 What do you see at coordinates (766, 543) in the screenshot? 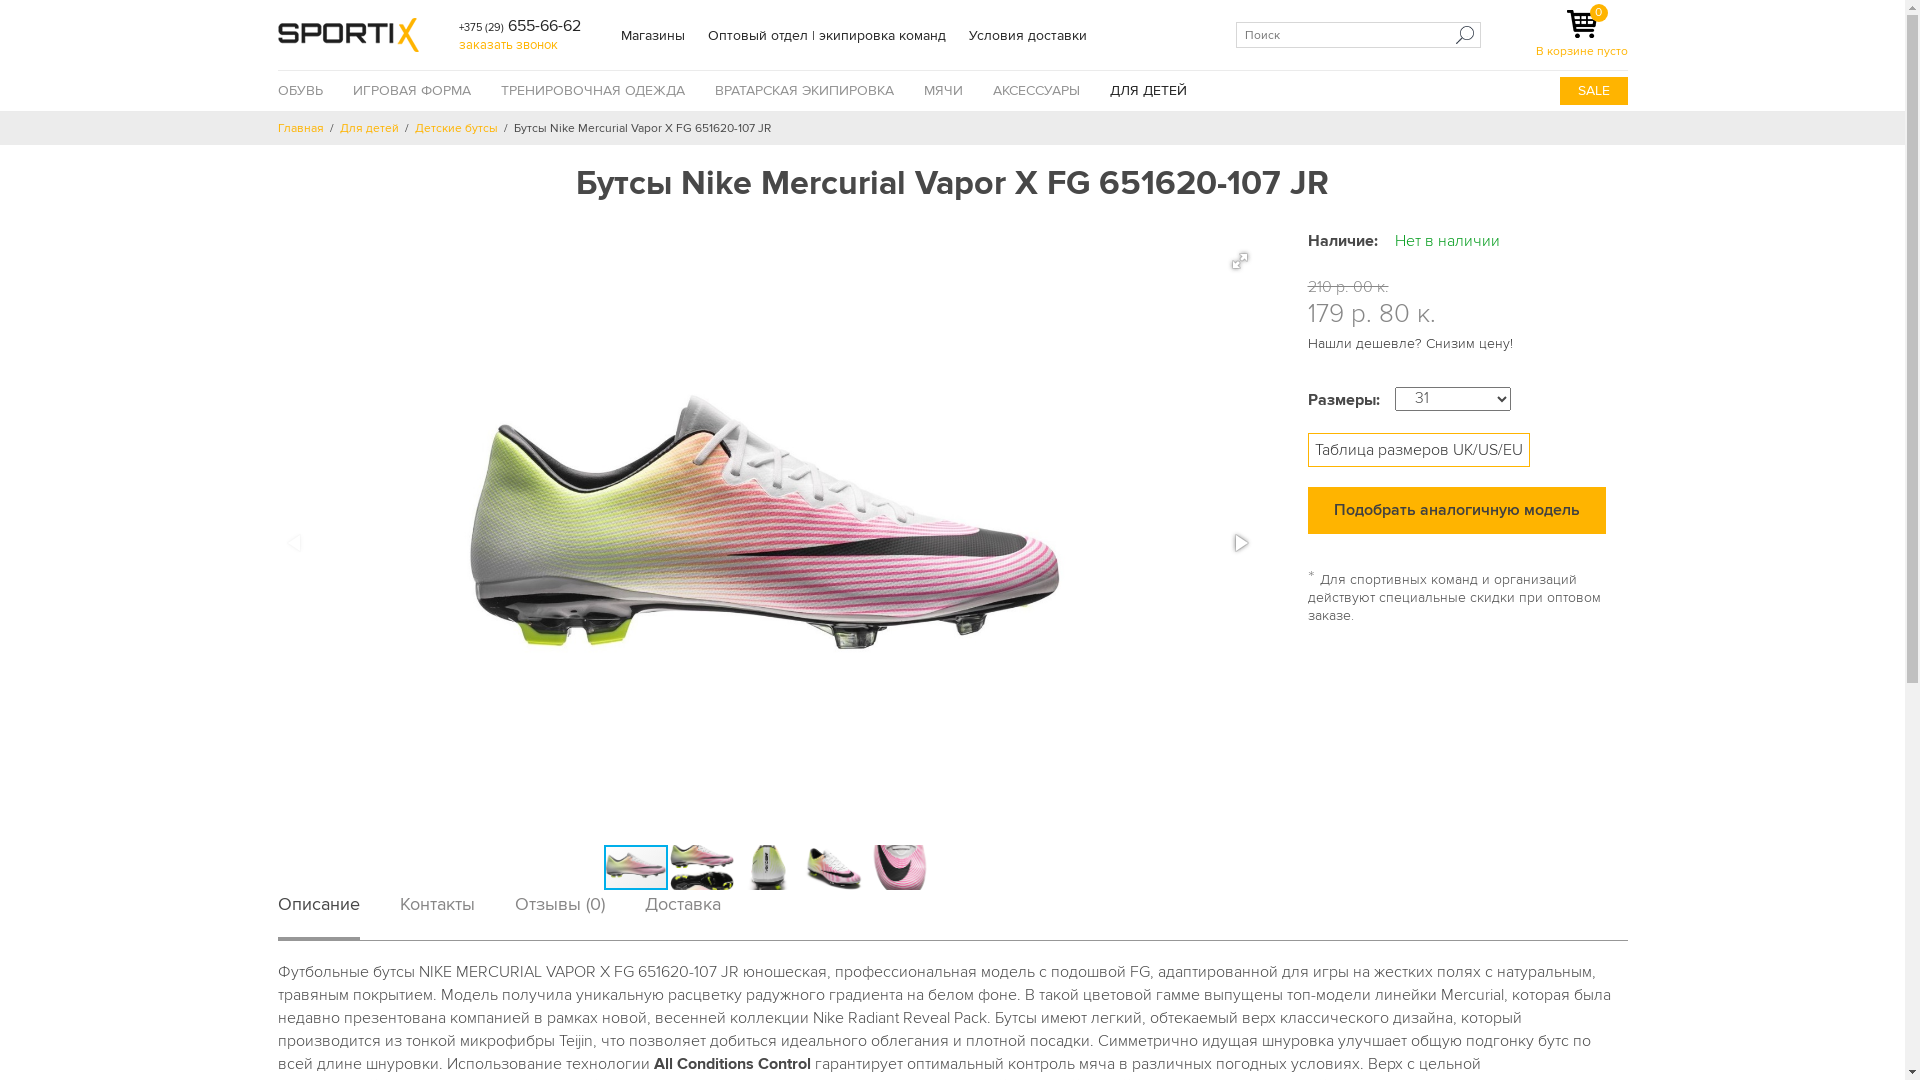
I see `'Nike Mercurial Vapor X FG 651620-107 JRnew.jpg'` at bounding box center [766, 543].